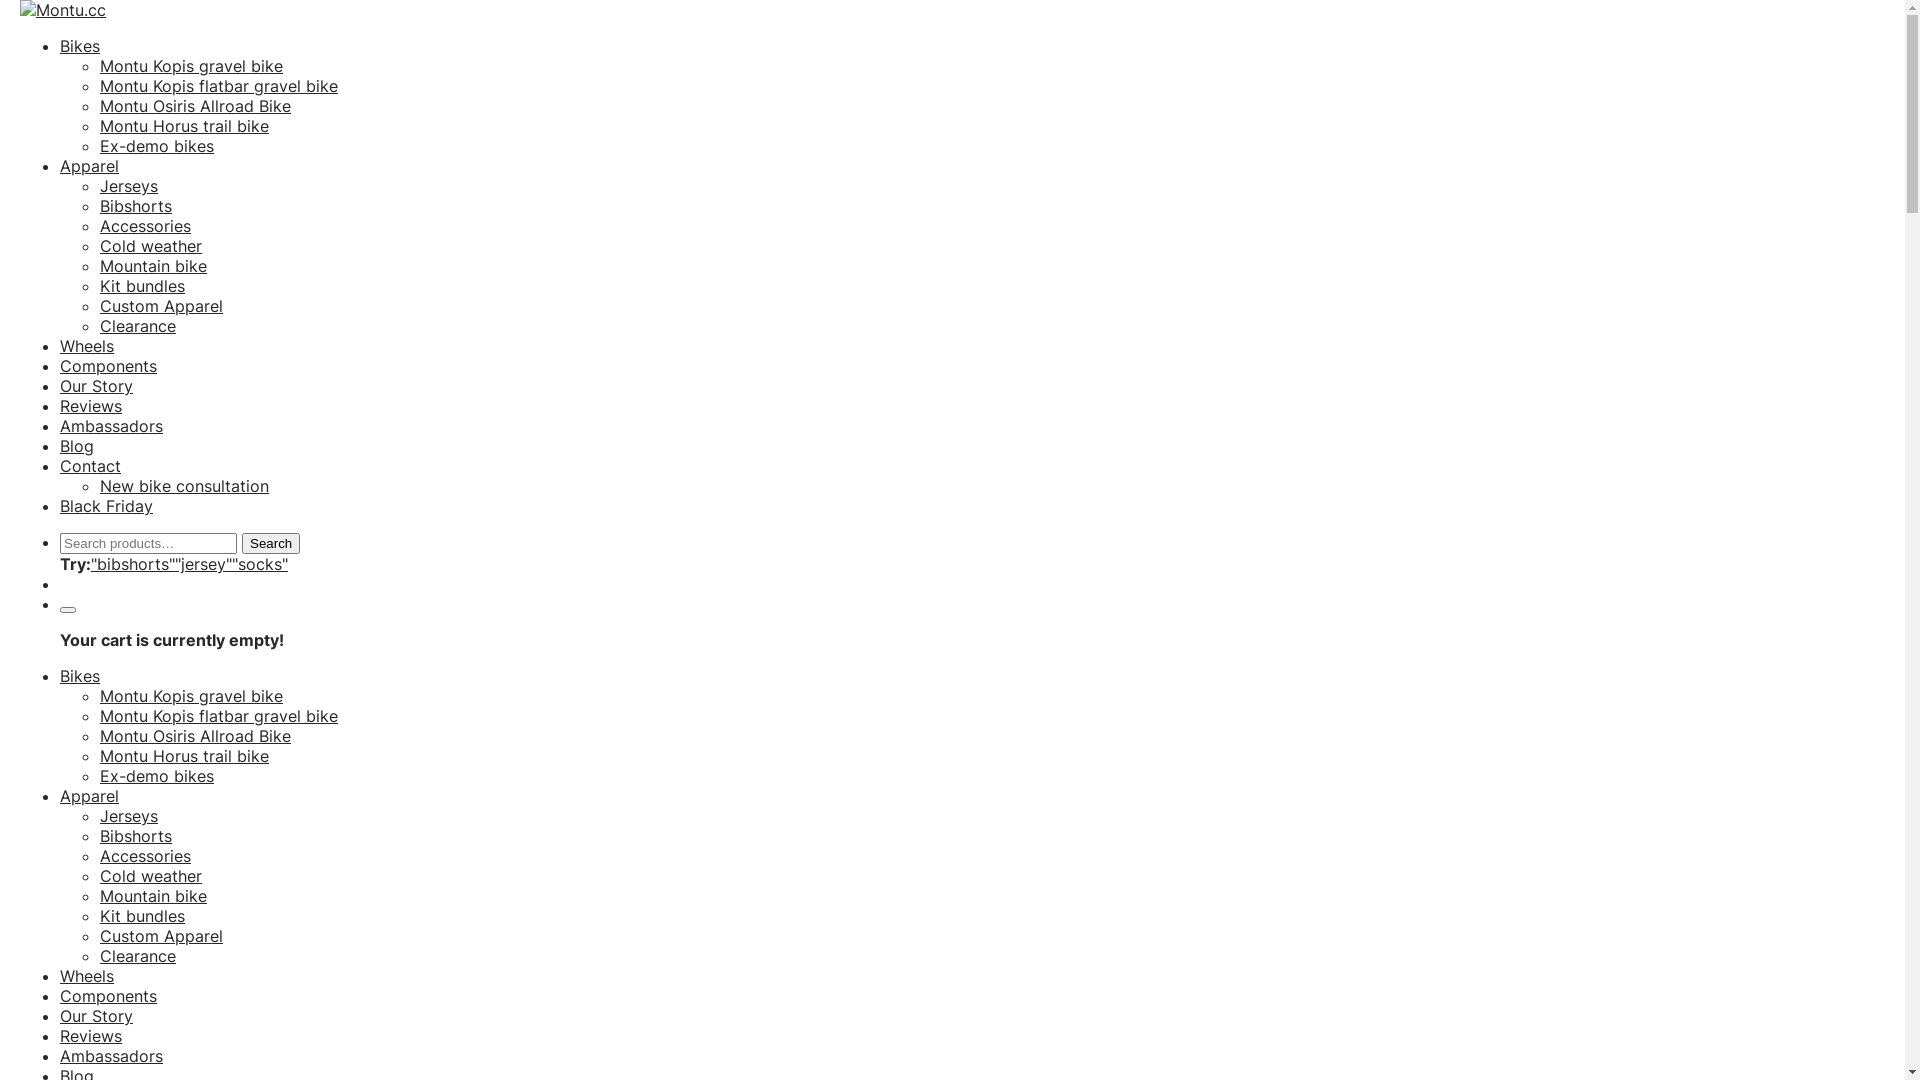  I want to click on 'Our Story', so click(95, 385).